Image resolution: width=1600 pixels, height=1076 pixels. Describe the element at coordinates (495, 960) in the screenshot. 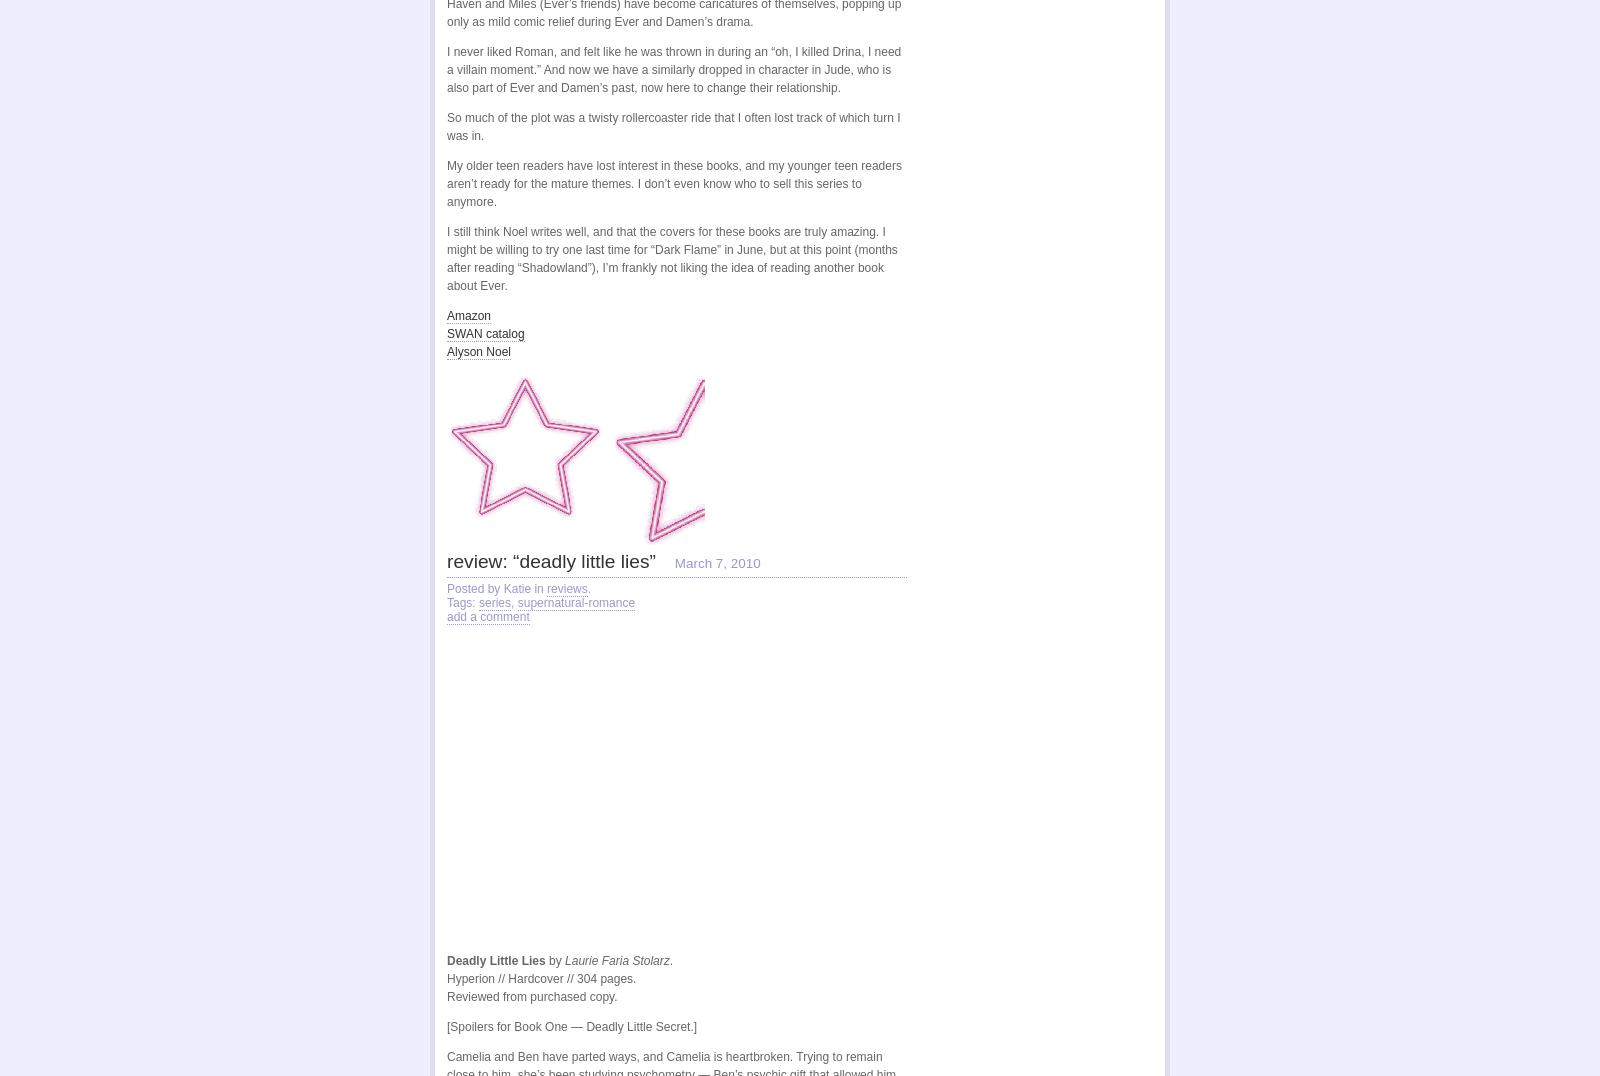

I see `'Deadly Little Lies'` at that location.